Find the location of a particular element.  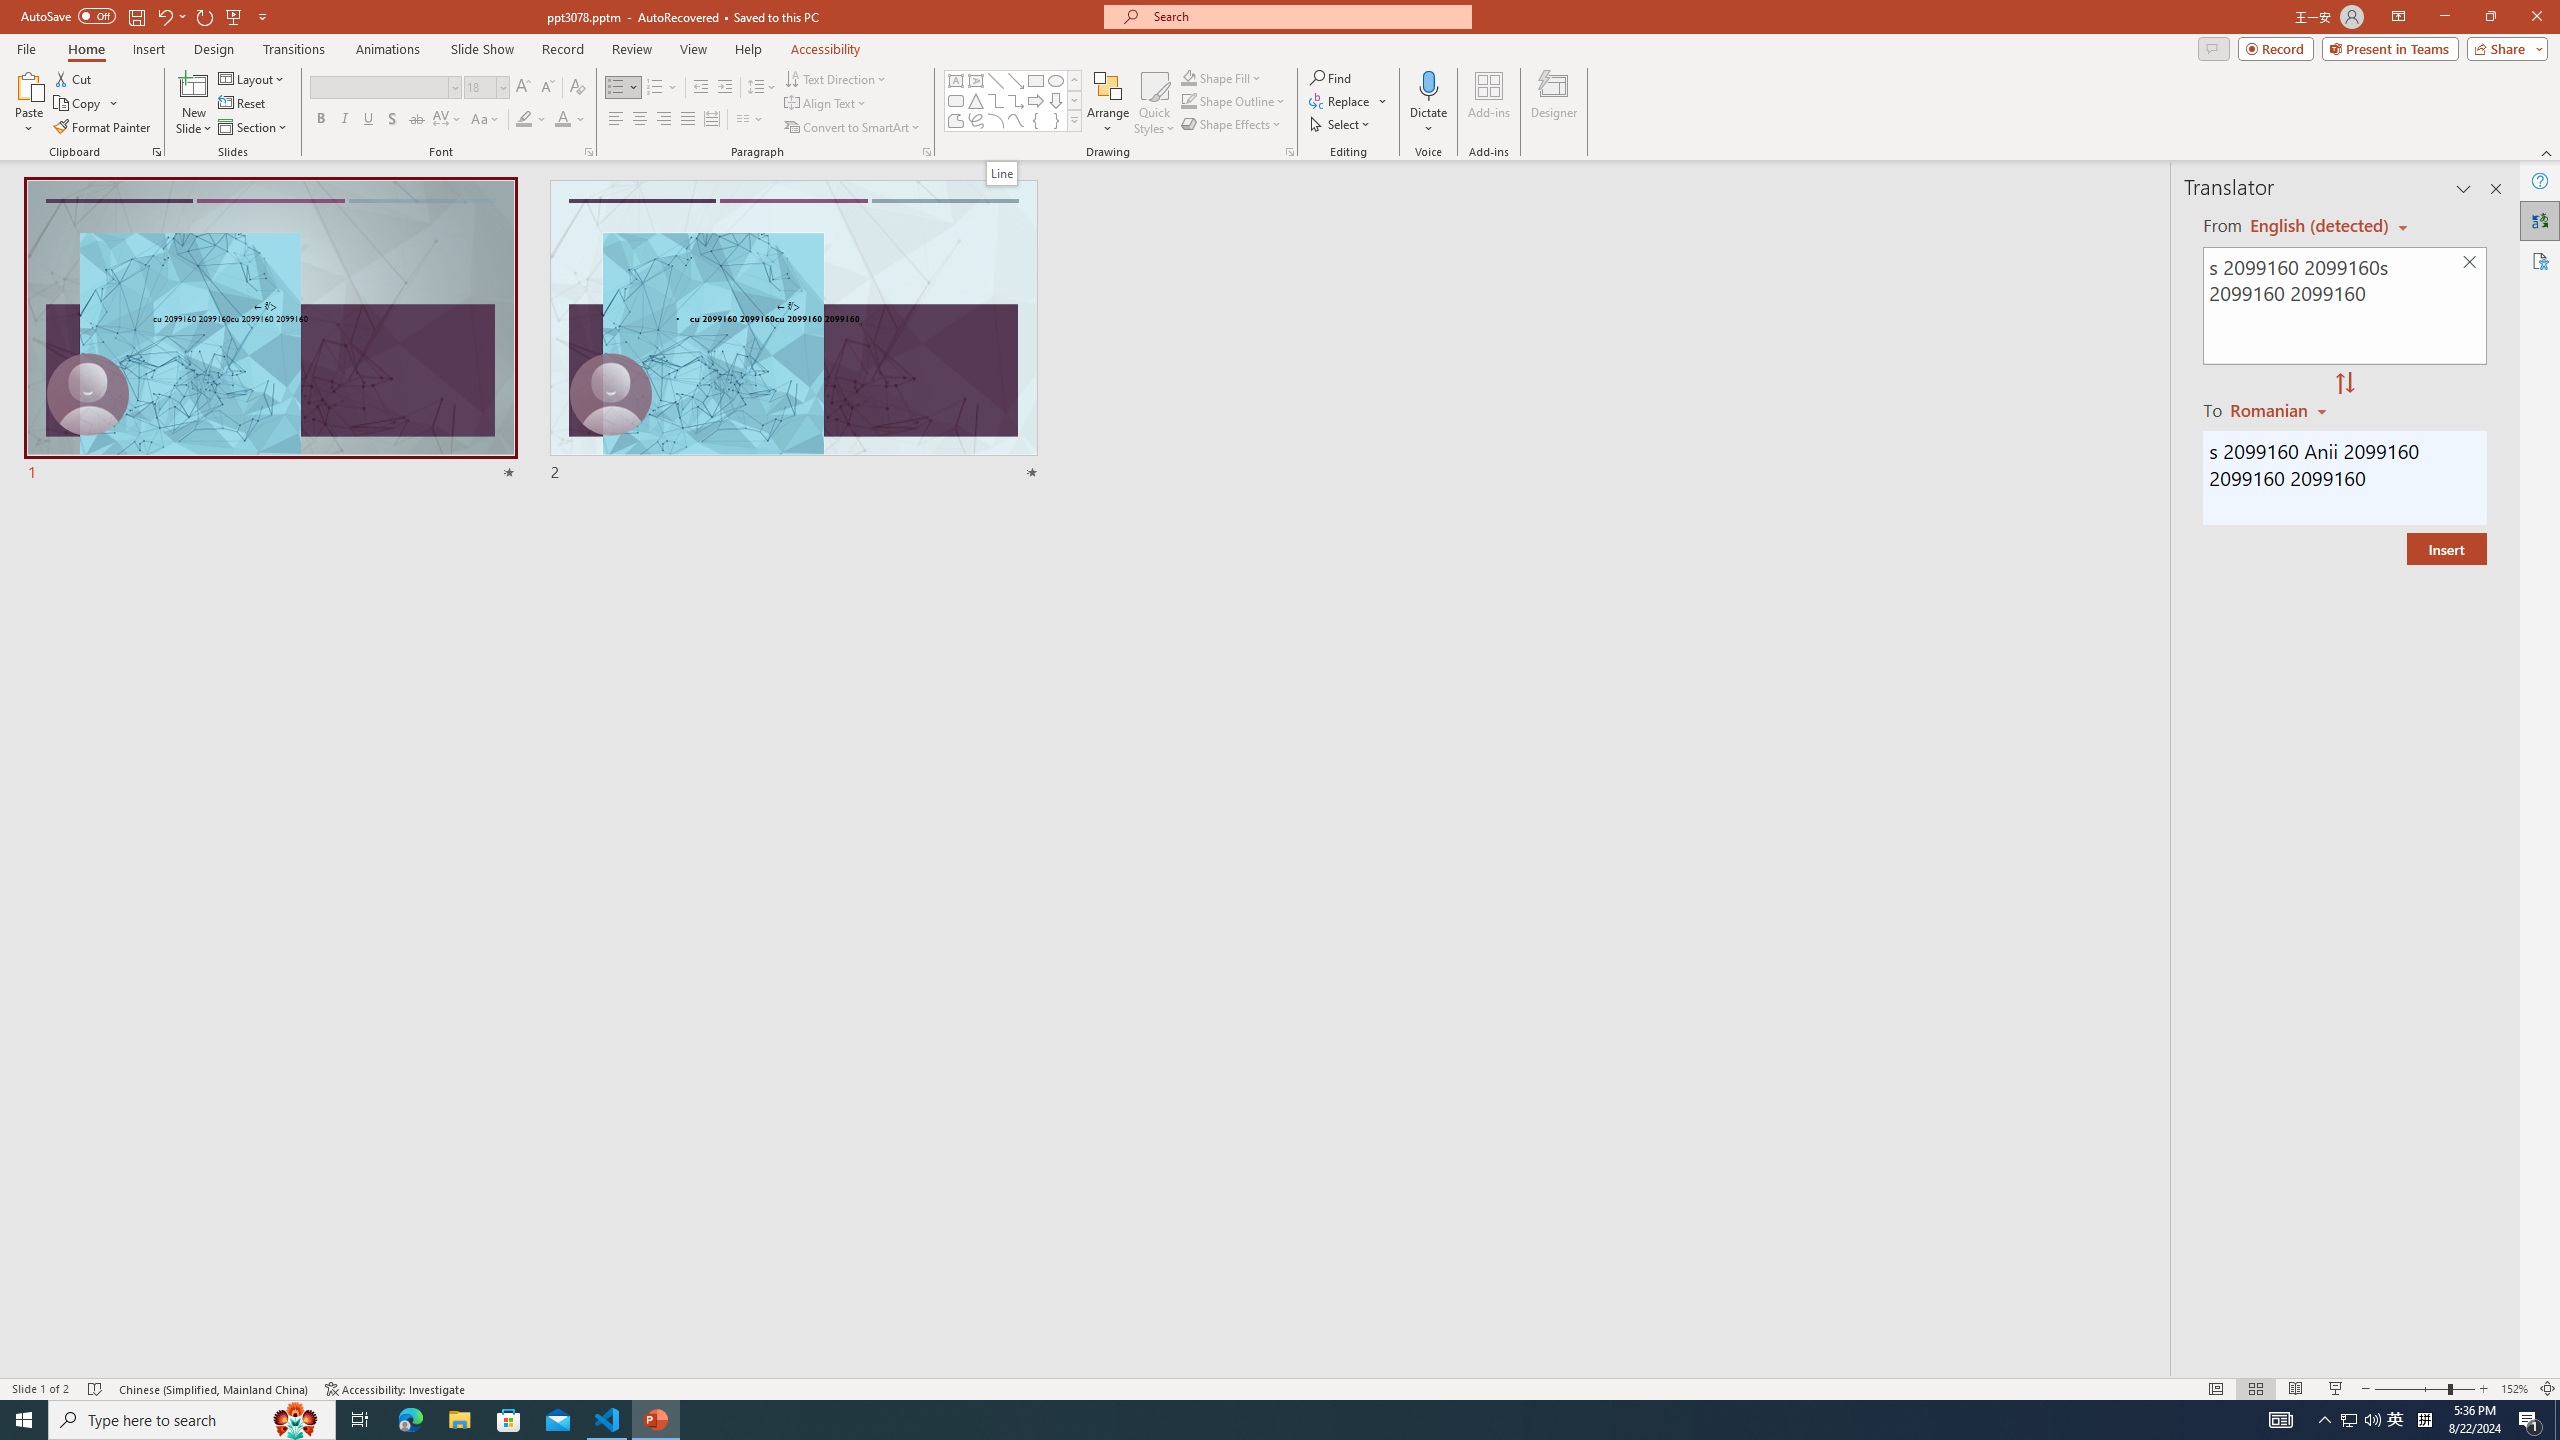

'Italic' is located at coordinates (343, 118).